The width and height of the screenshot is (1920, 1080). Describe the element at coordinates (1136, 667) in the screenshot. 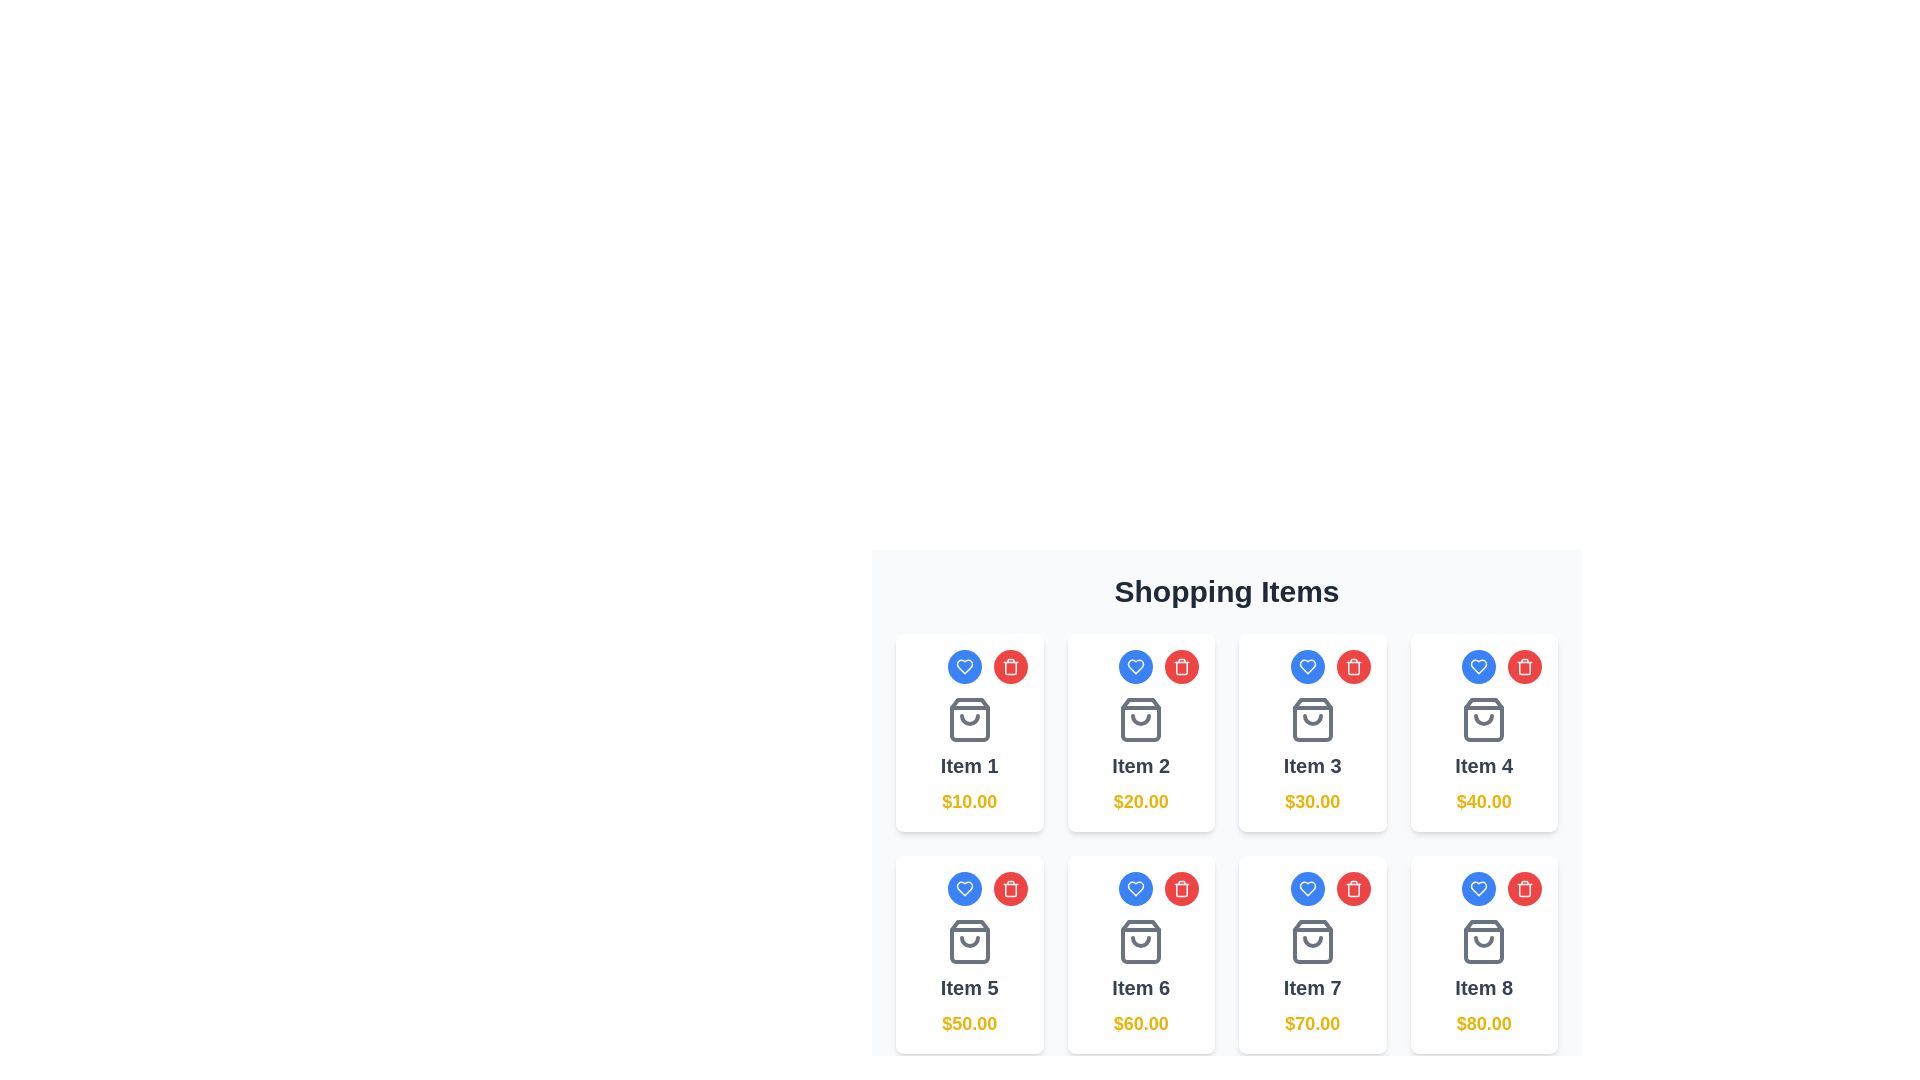

I see `the circular blue button with a heart icon, which is the first button in the action set for 'Item 2' in the 'Shopping Items' grid layout` at that location.